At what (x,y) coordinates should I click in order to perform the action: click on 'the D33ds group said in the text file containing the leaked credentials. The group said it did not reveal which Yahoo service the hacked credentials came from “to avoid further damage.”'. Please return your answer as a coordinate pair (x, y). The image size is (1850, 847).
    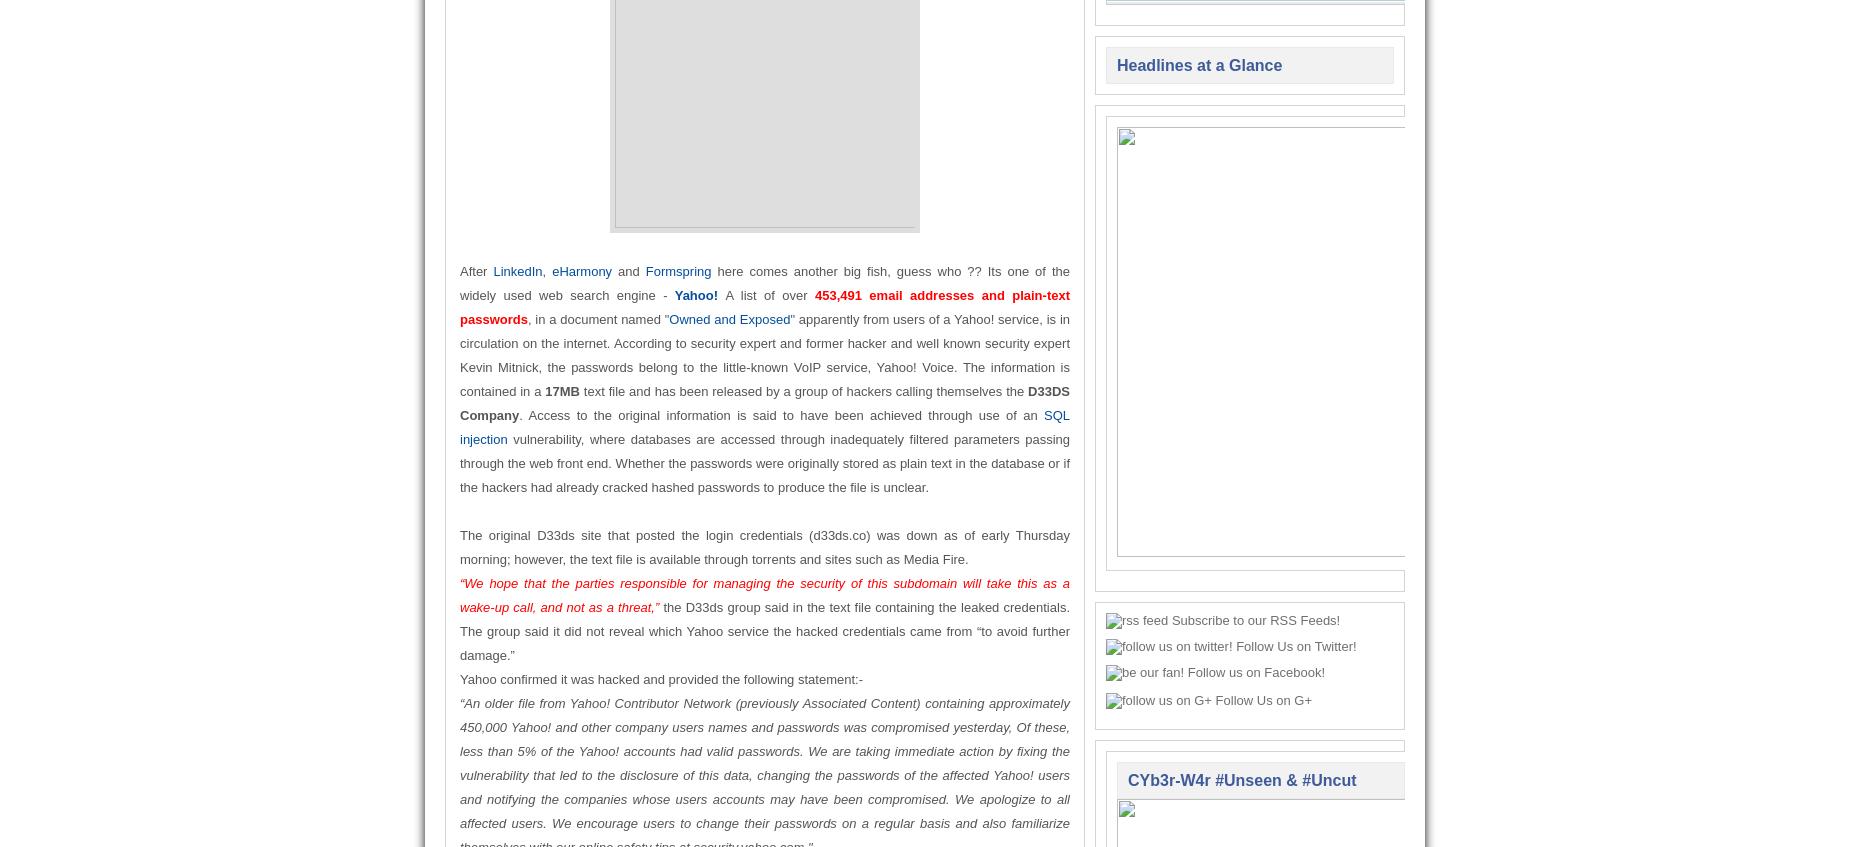
    Looking at the image, I should click on (764, 630).